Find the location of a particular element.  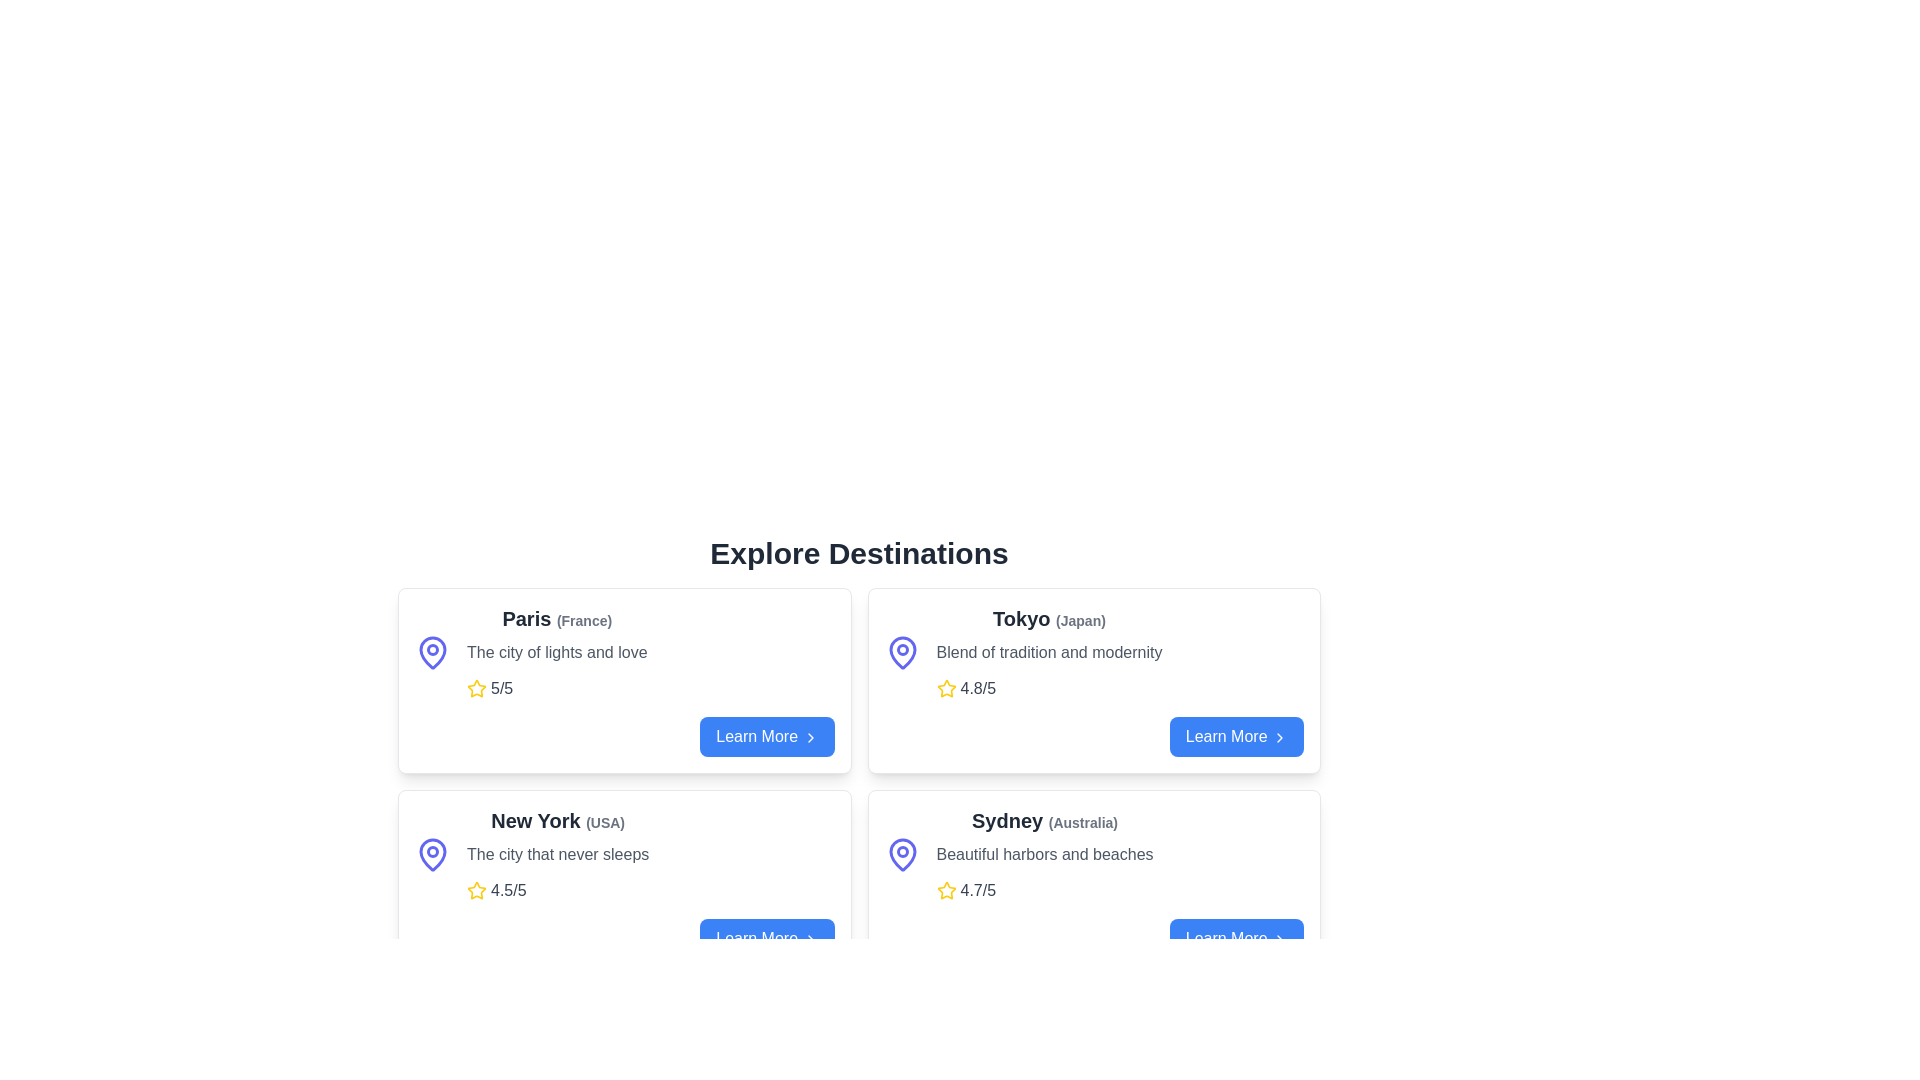

the text element displaying 'Paris (France)', which is styled in bold and black-gray color, located at the top left of the first card in the grid structure is located at coordinates (557, 617).